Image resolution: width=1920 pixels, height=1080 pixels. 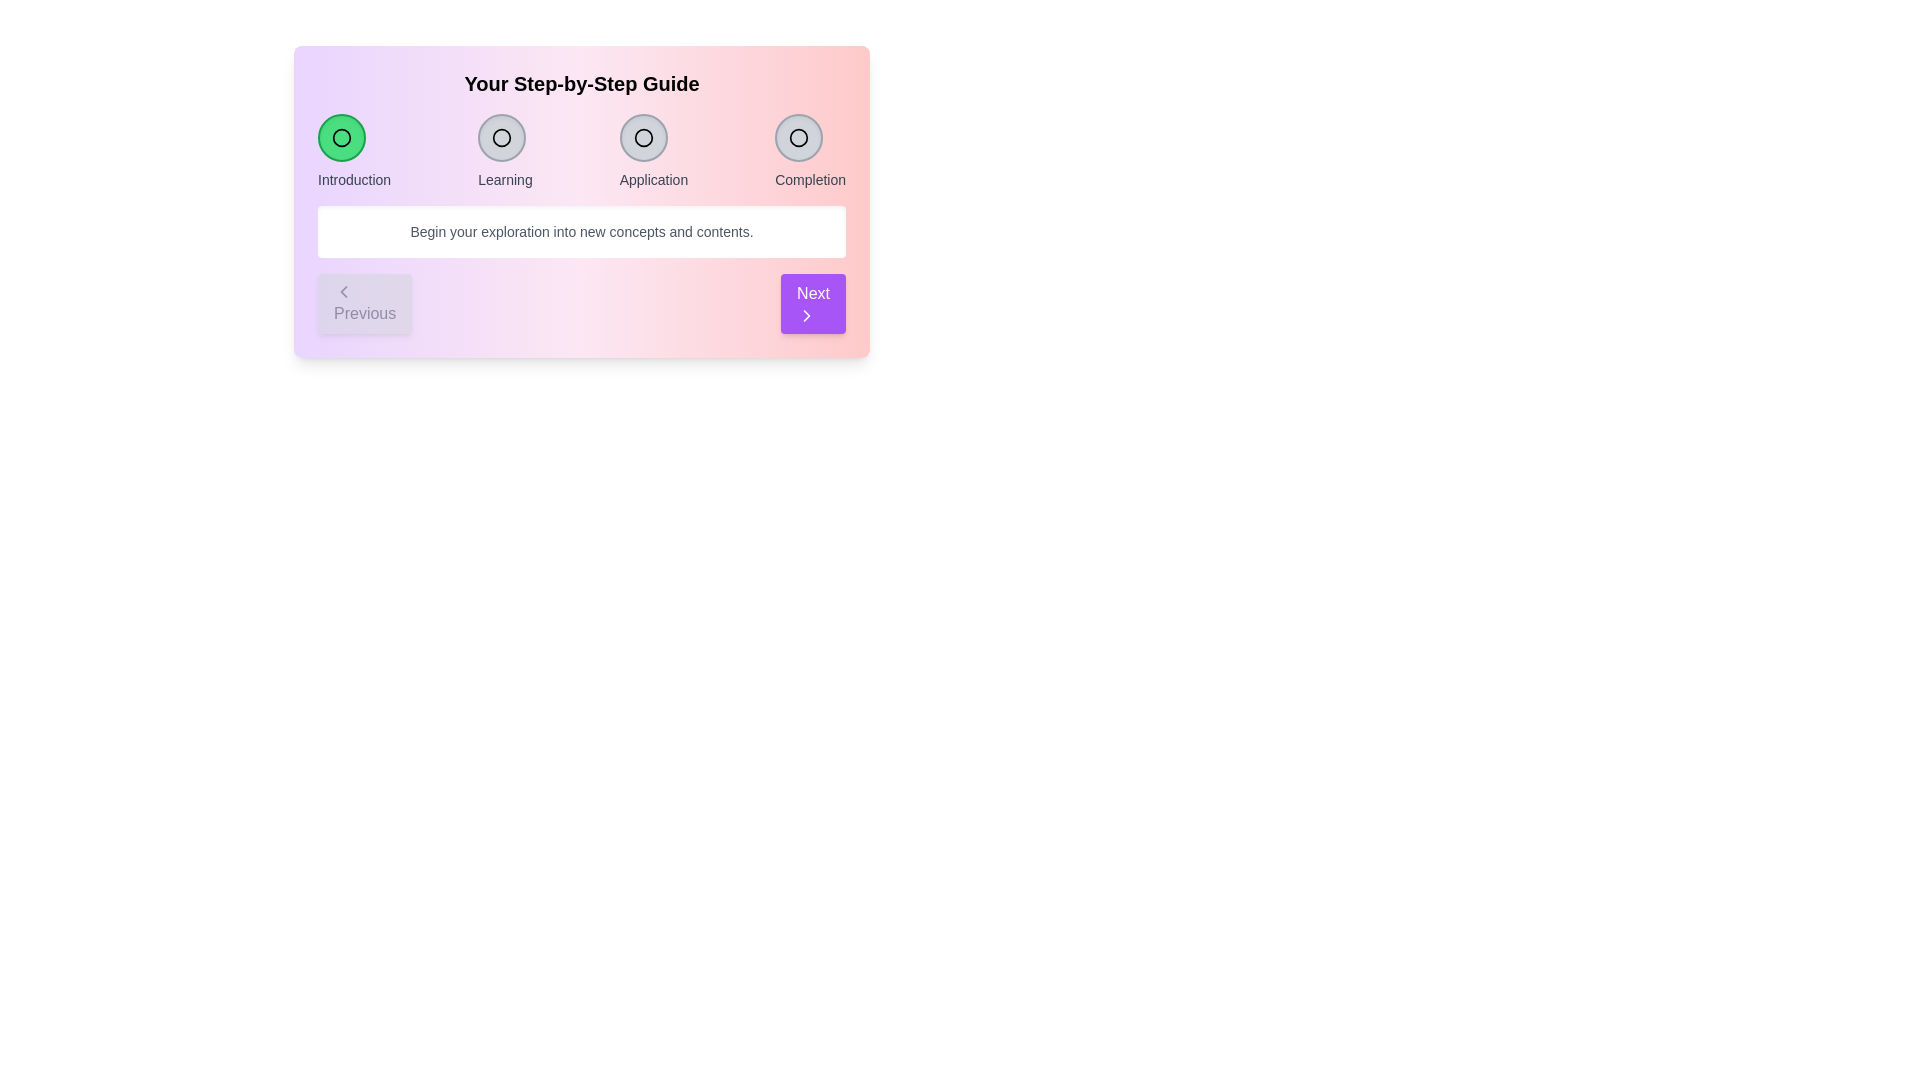 What do you see at coordinates (807, 315) in the screenshot?
I see `the right-pointing arrow icon within the purple 'Next' button at the bottom right corner of the interface` at bounding box center [807, 315].